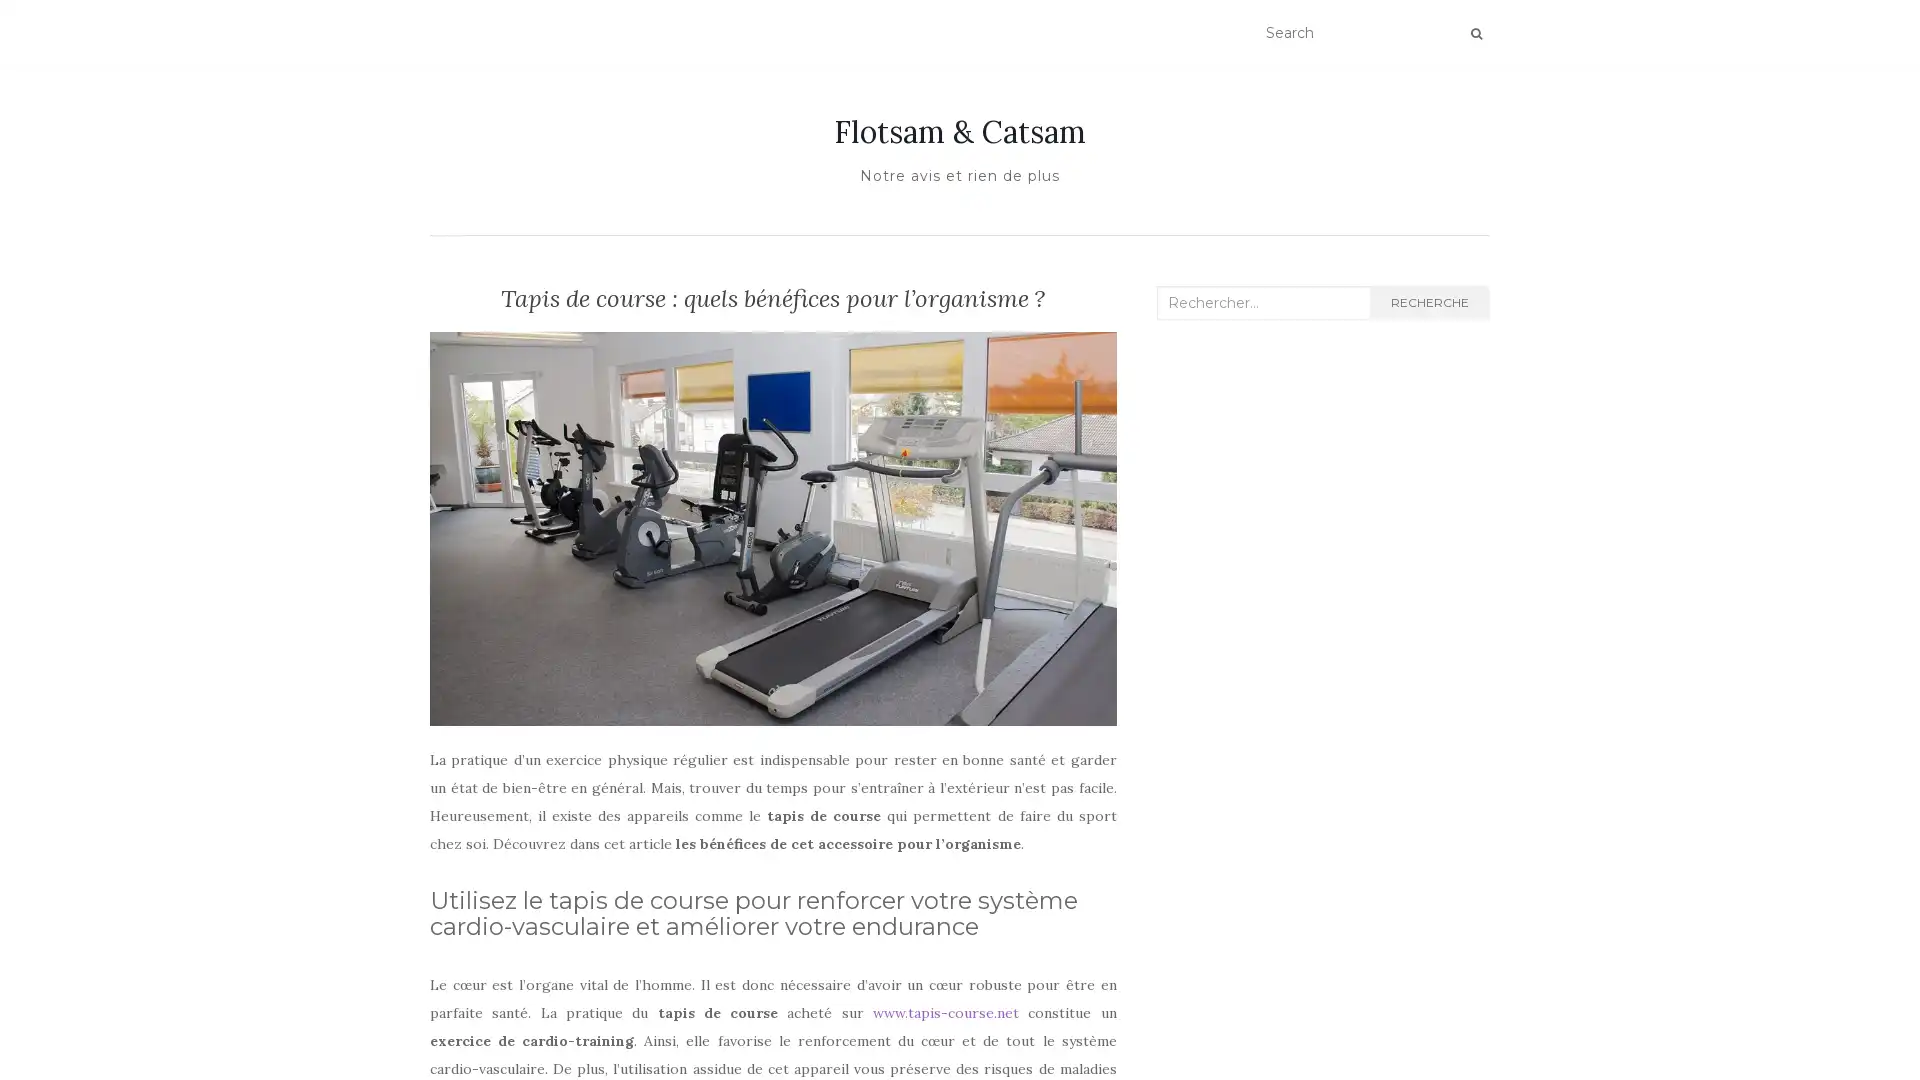 This screenshot has width=1920, height=1080. Describe the element at coordinates (1428, 303) in the screenshot. I see `RECHERCHE` at that location.